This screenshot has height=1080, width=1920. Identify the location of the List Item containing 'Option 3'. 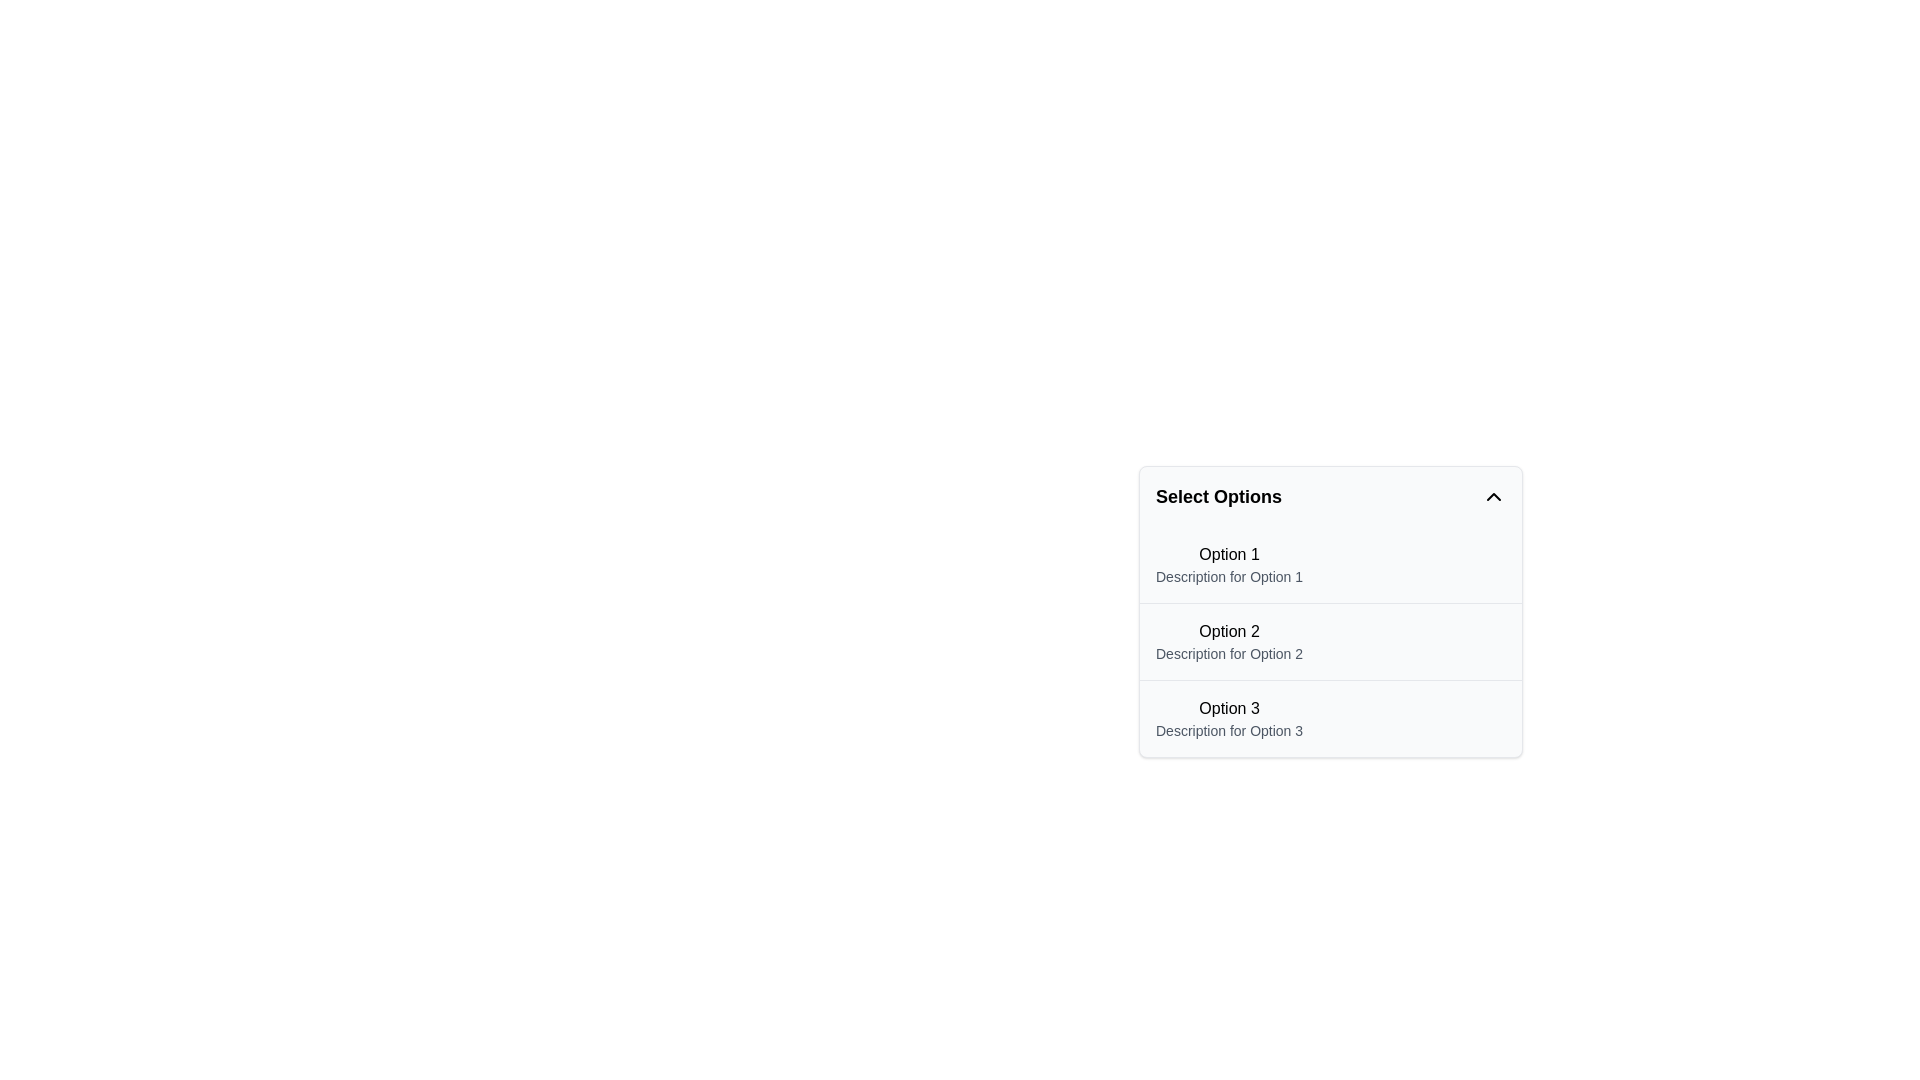
(1330, 717).